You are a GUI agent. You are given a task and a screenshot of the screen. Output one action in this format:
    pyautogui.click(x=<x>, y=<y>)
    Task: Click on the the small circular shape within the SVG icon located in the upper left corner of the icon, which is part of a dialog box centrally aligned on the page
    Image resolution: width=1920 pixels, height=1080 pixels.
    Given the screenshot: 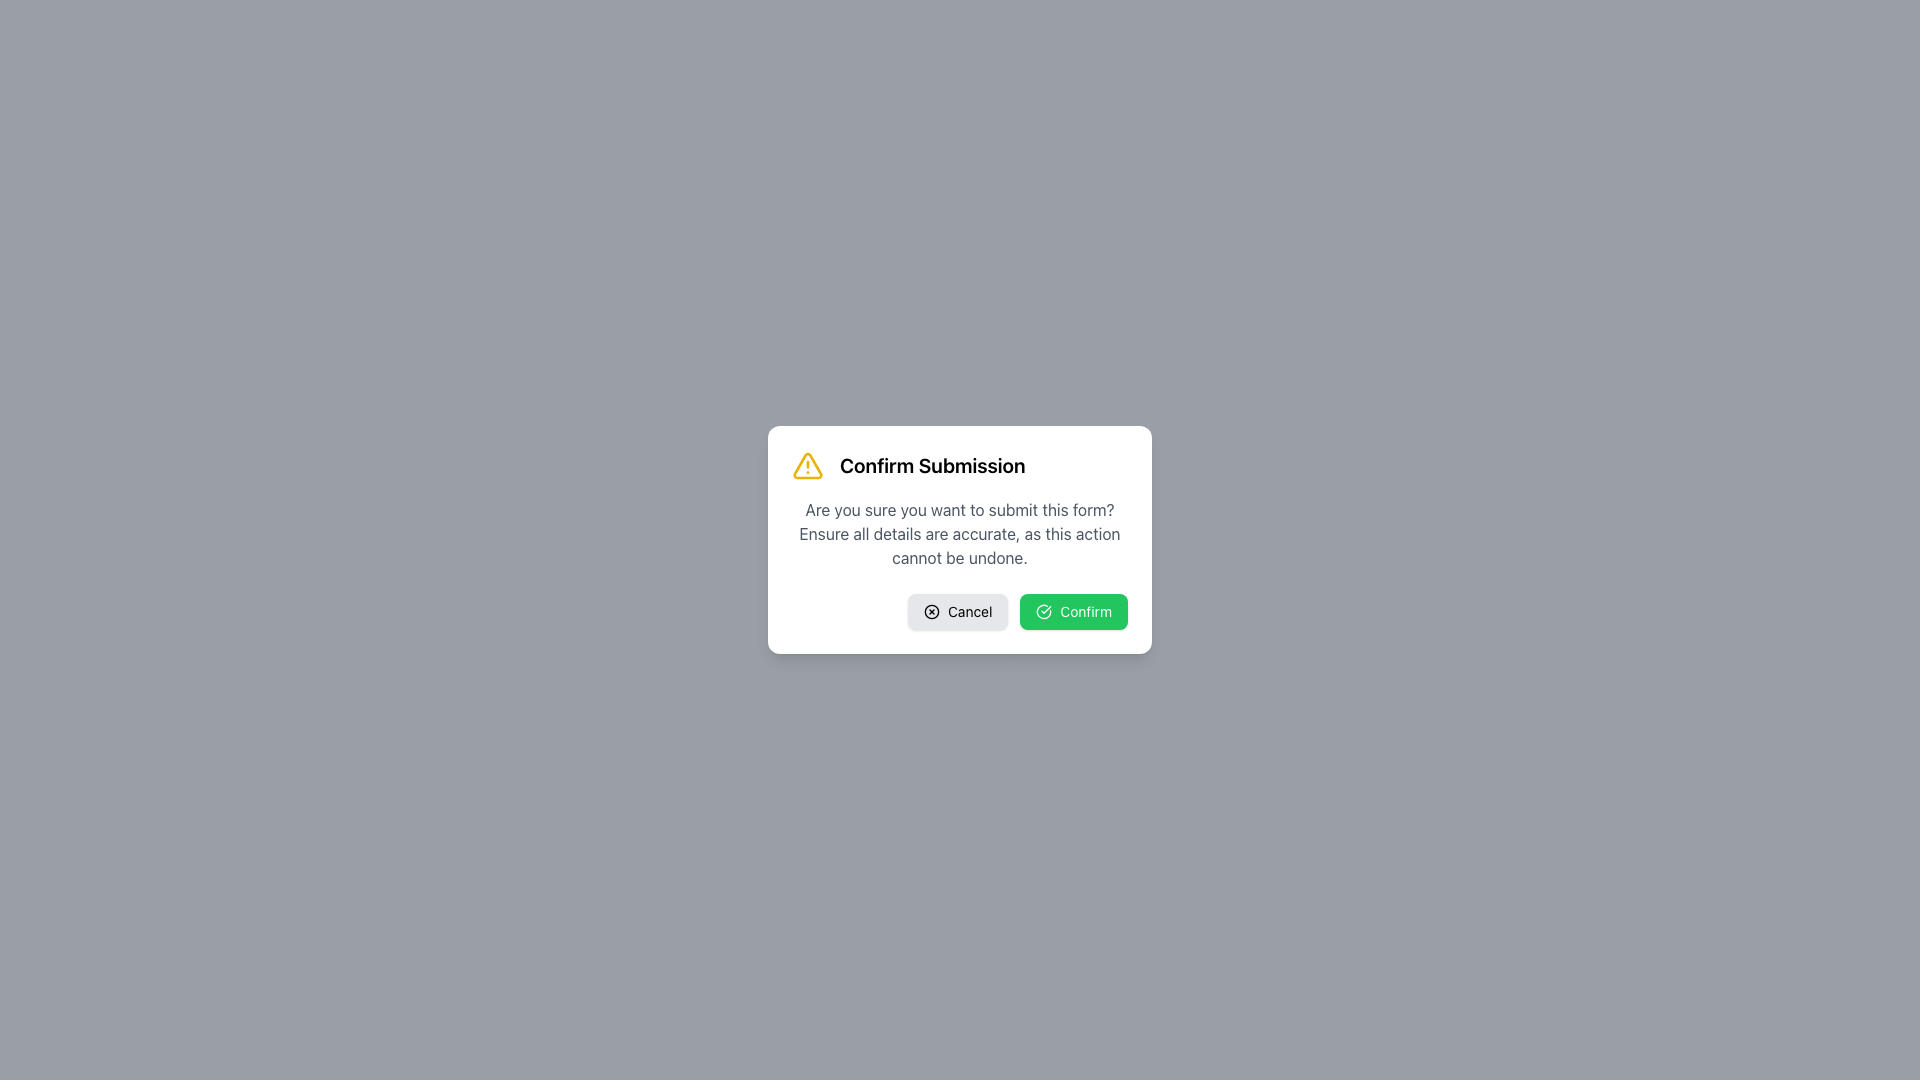 What is the action you would take?
    pyautogui.click(x=930, y=611)
    